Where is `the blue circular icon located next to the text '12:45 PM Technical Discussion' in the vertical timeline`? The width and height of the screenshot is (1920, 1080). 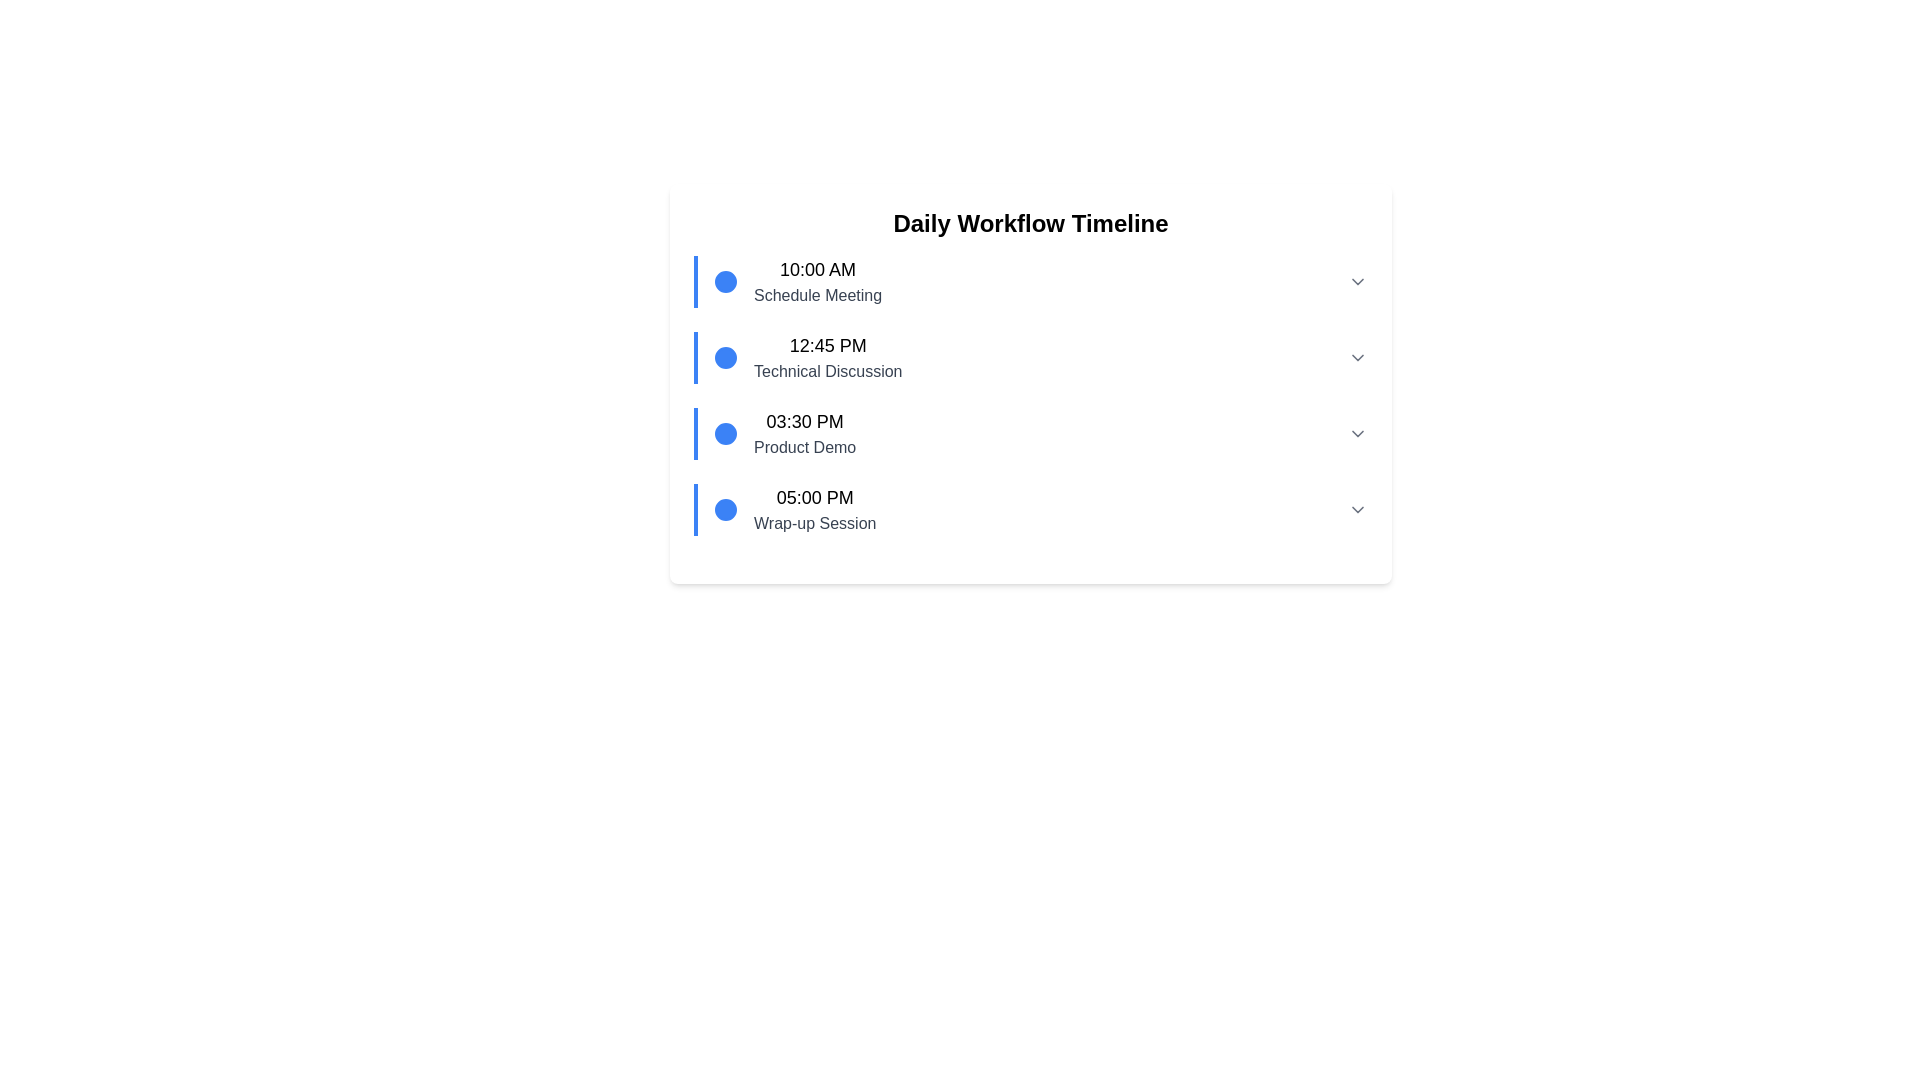 the blue circular icon located next to the text '12:45 PM Technical Discussion' in the vertical timeline is located at coordinates (724, 357).